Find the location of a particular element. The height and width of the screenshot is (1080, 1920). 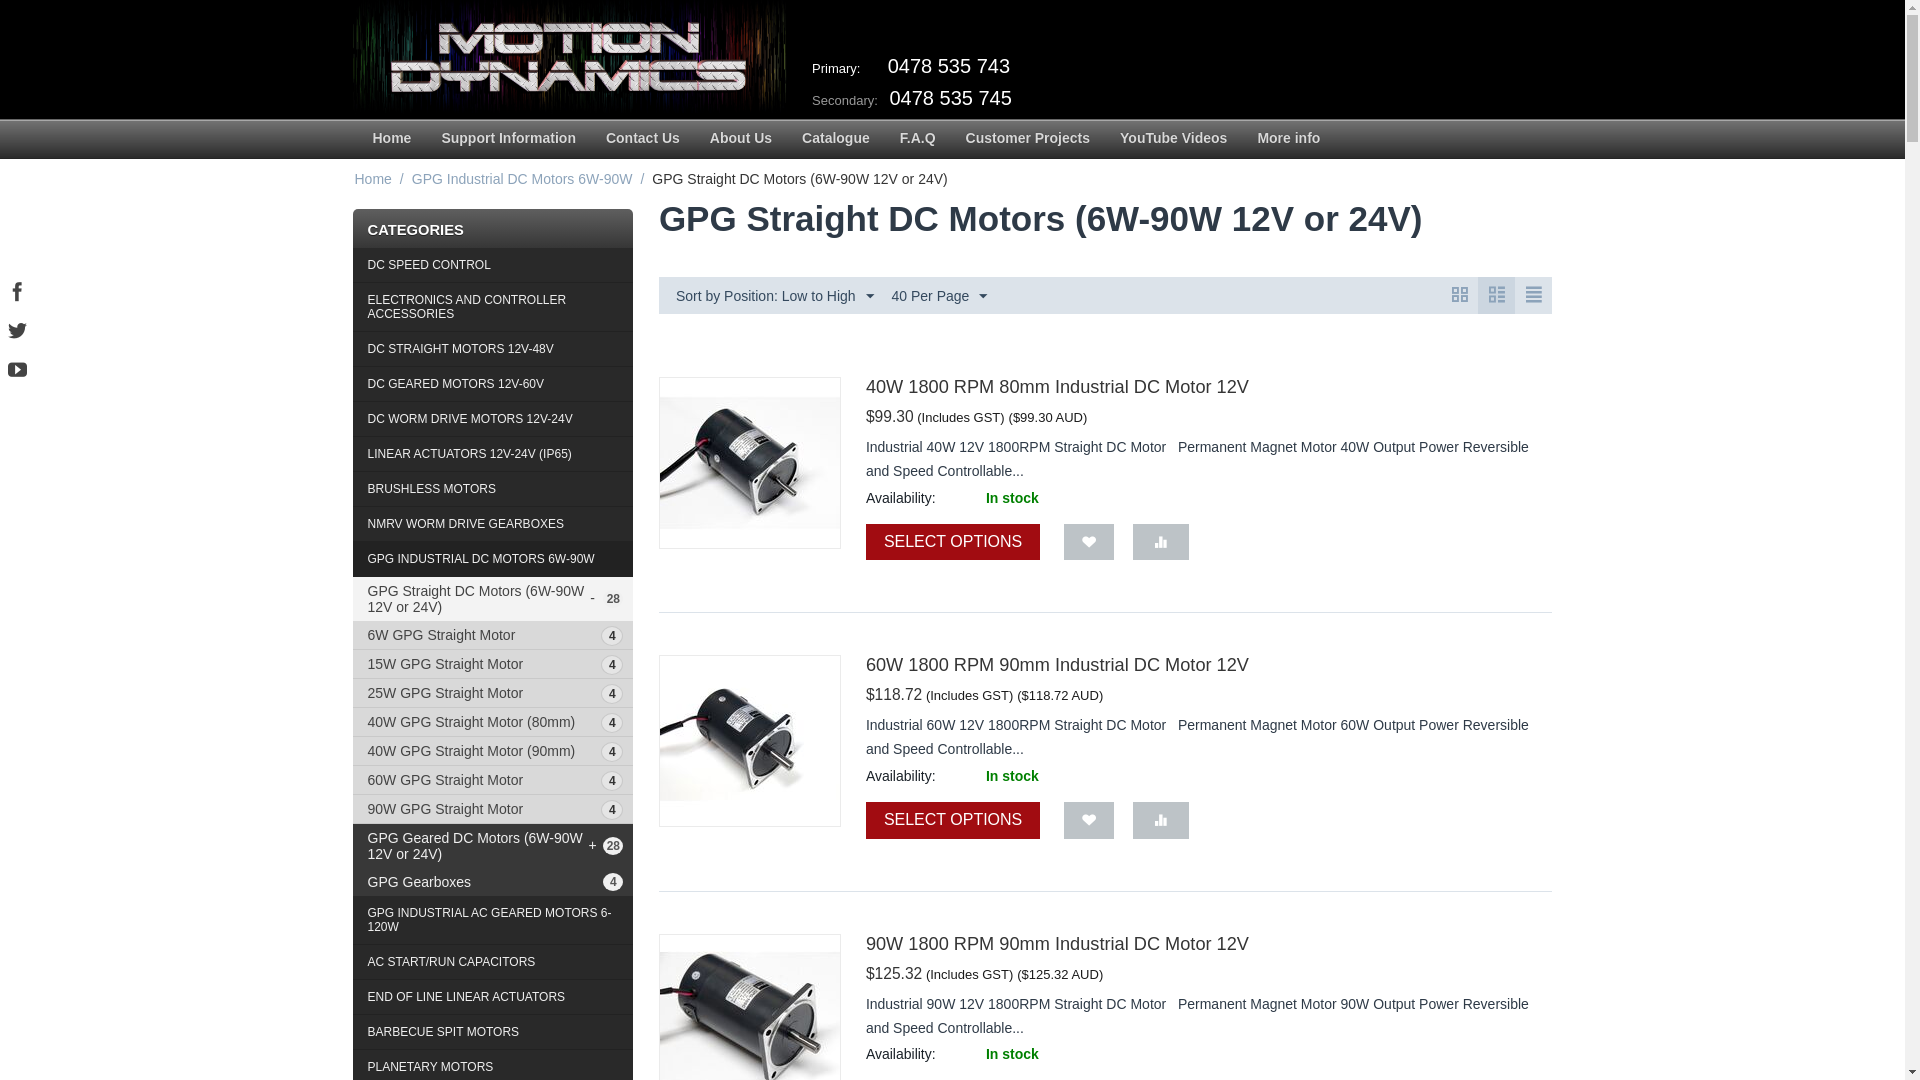

'DC GEARED MOTORS 12V-60V' is located at coordinates (492, 384).